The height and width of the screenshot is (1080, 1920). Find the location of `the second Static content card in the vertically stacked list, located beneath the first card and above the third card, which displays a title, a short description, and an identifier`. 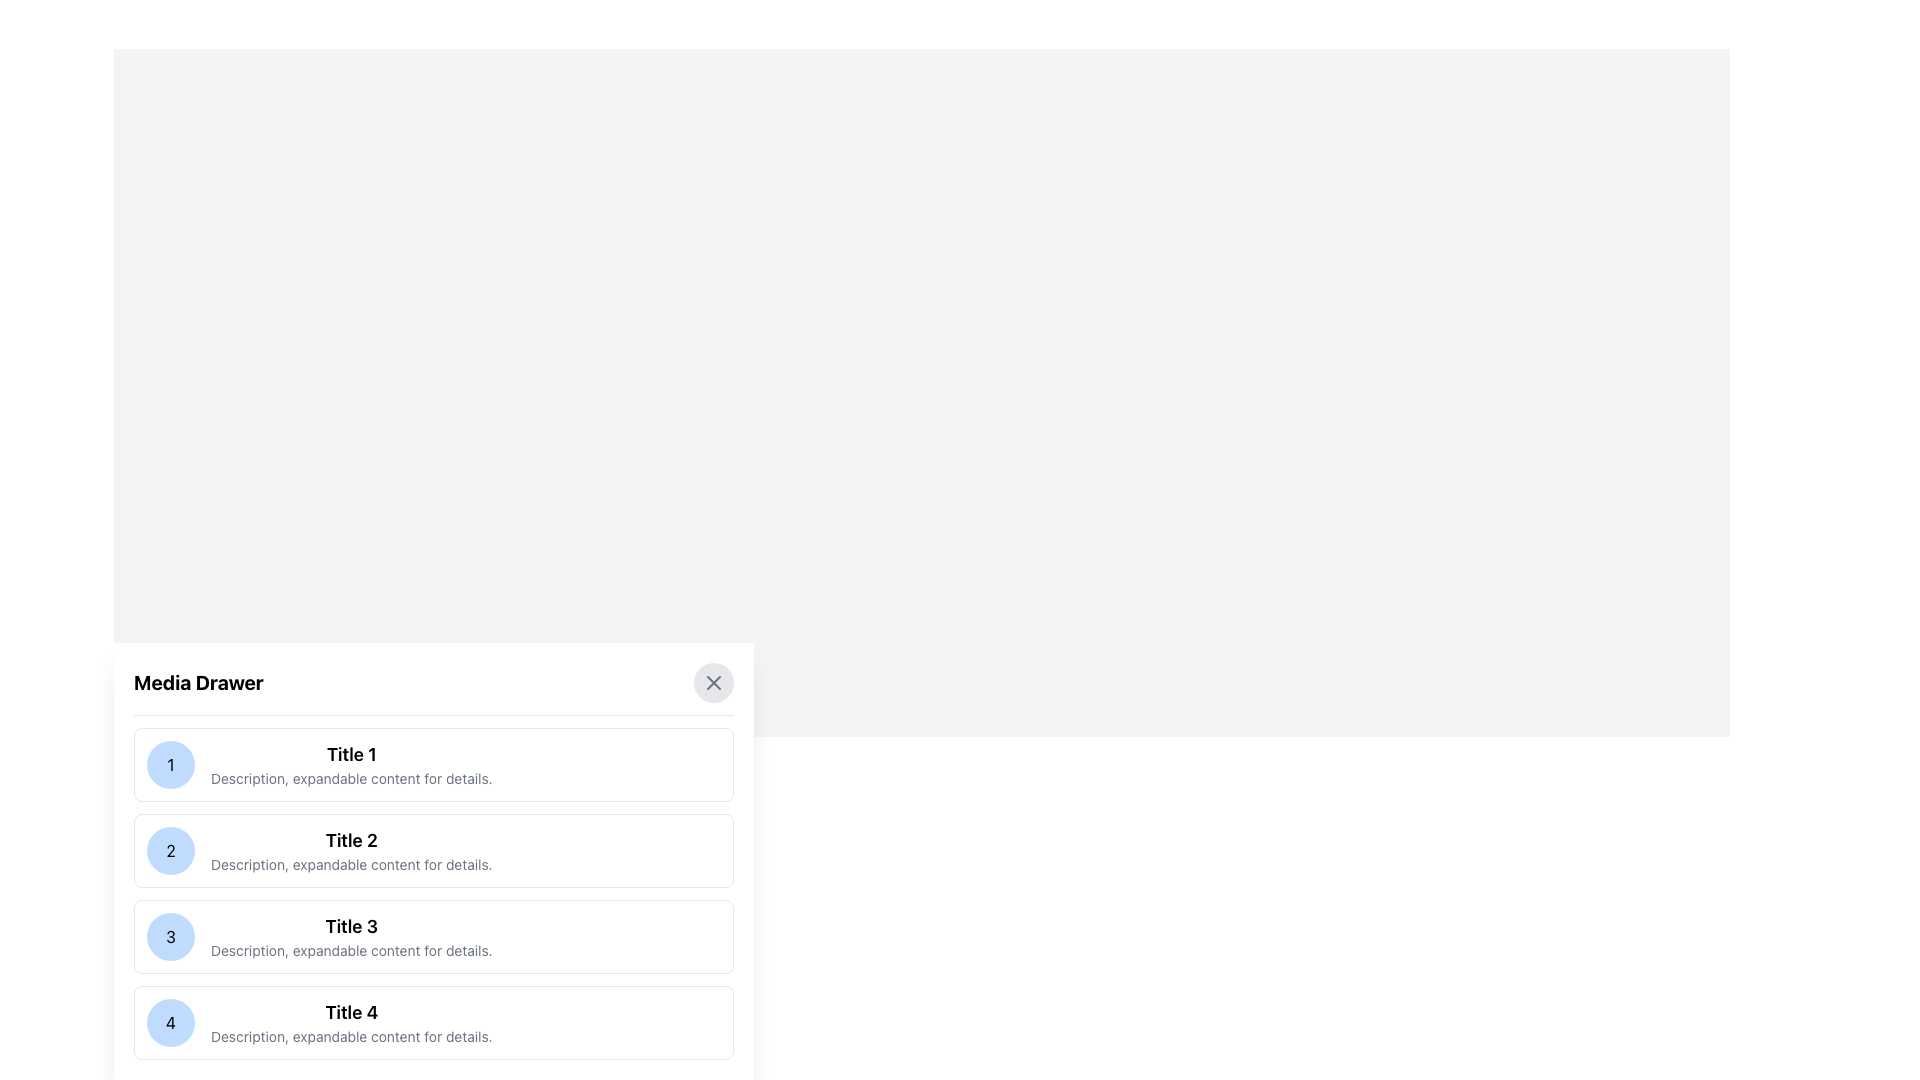

the second Static content card in the vertically stacked list, located beneath the first card and above the third card, which displays a title, a short description, and an identifier is located at coordinates (432, 851).